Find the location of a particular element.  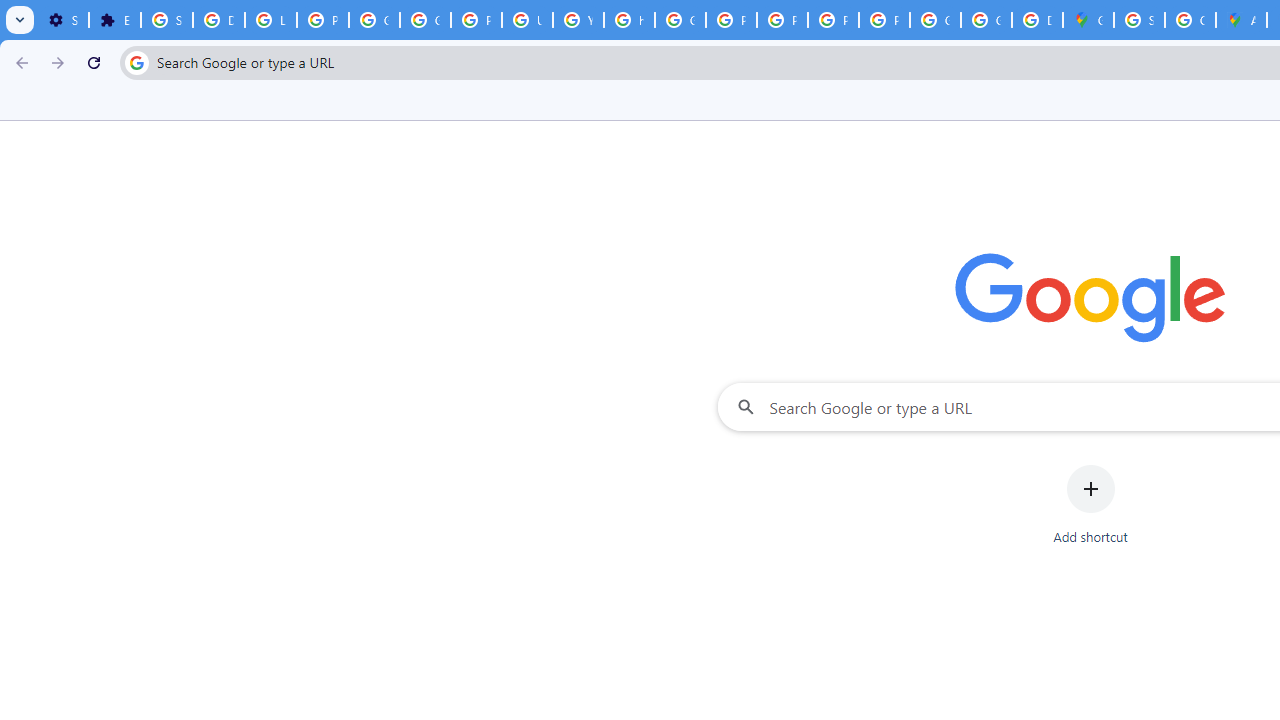

'https://scholar.google.com/' is located at coordinates (628, 20).